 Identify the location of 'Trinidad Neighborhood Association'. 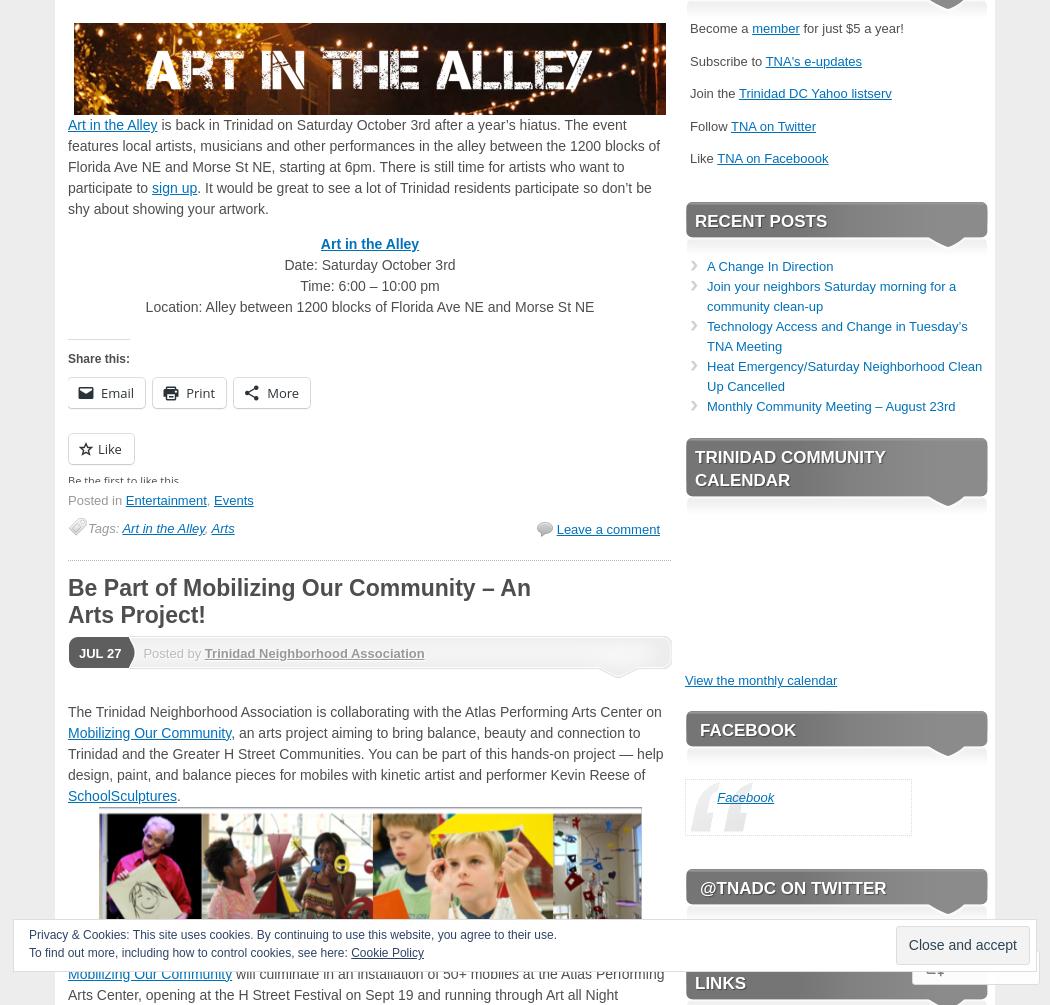
(313, 651).